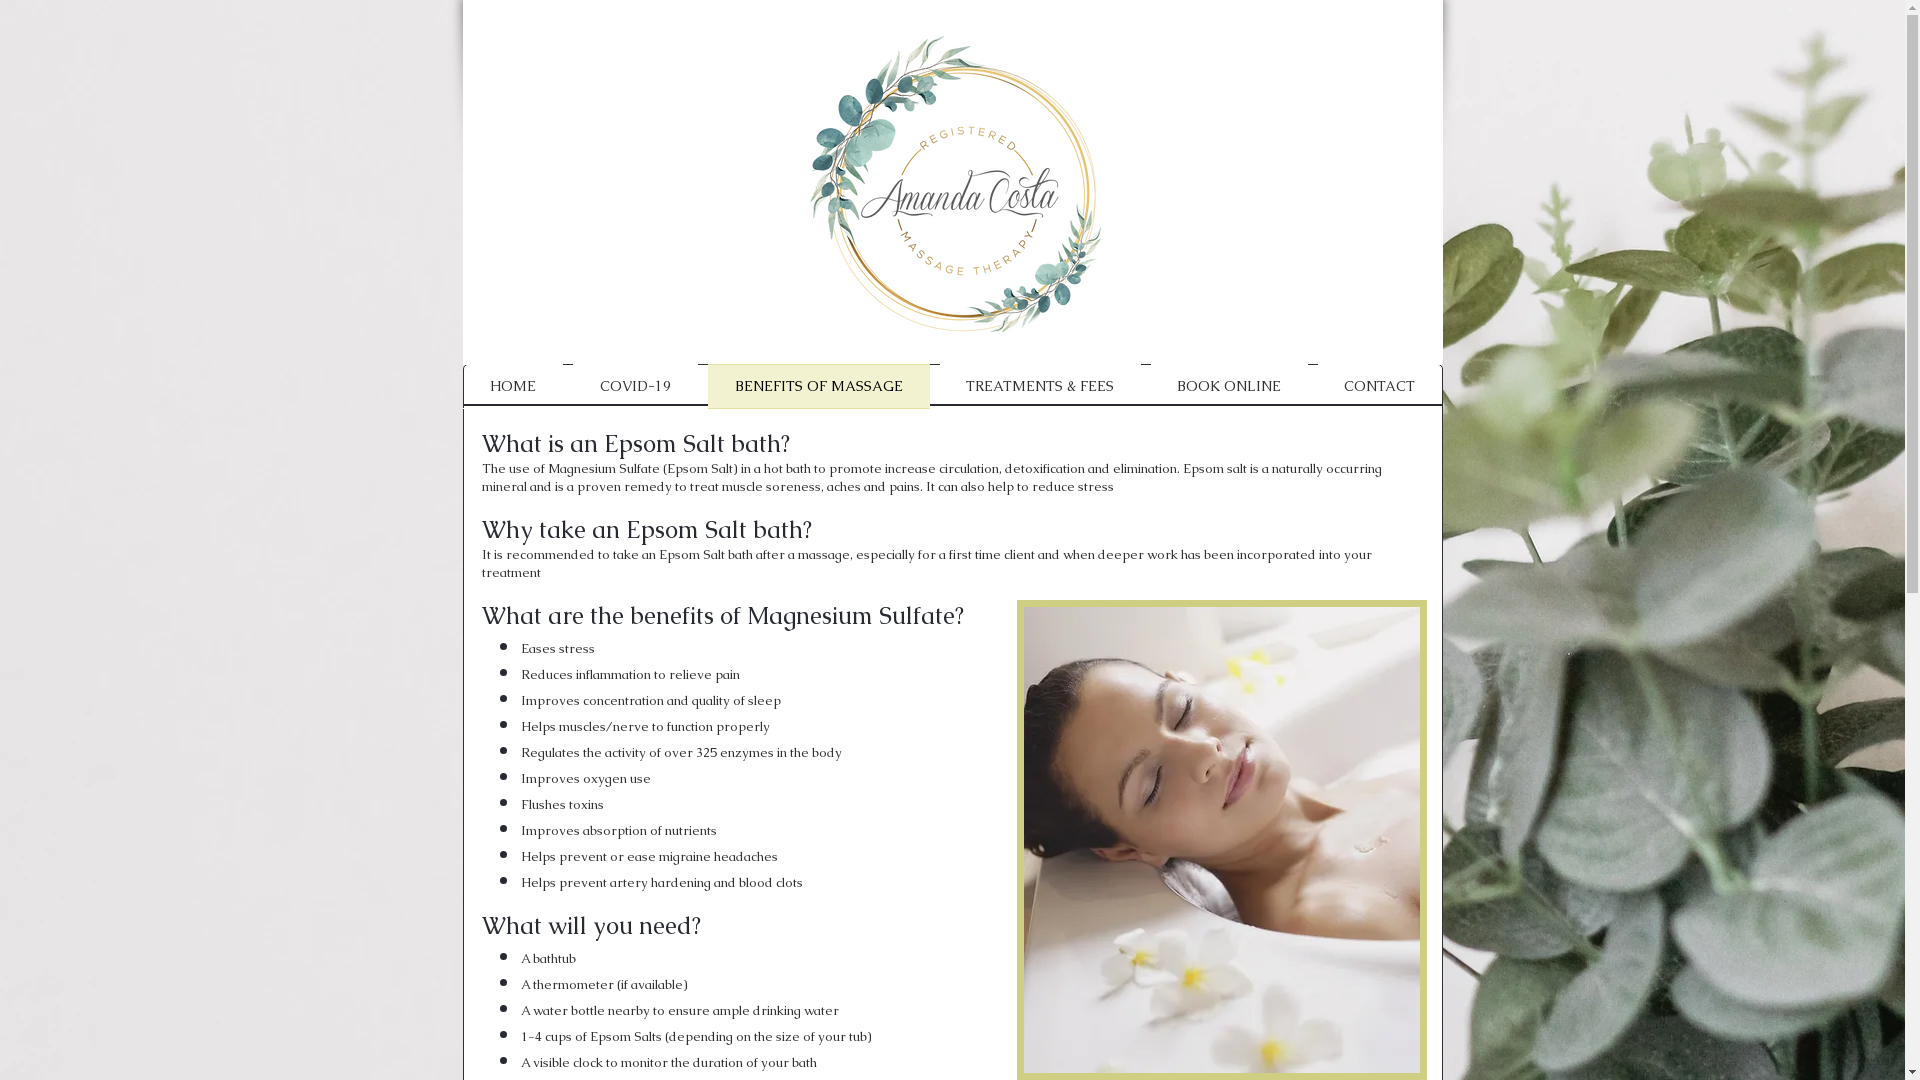 Image resolution: width=1920 pixels, height=1080 pixels. Describe the element at coordinates (460, 386) in the screenshot. I see `'HOME'` at that location.